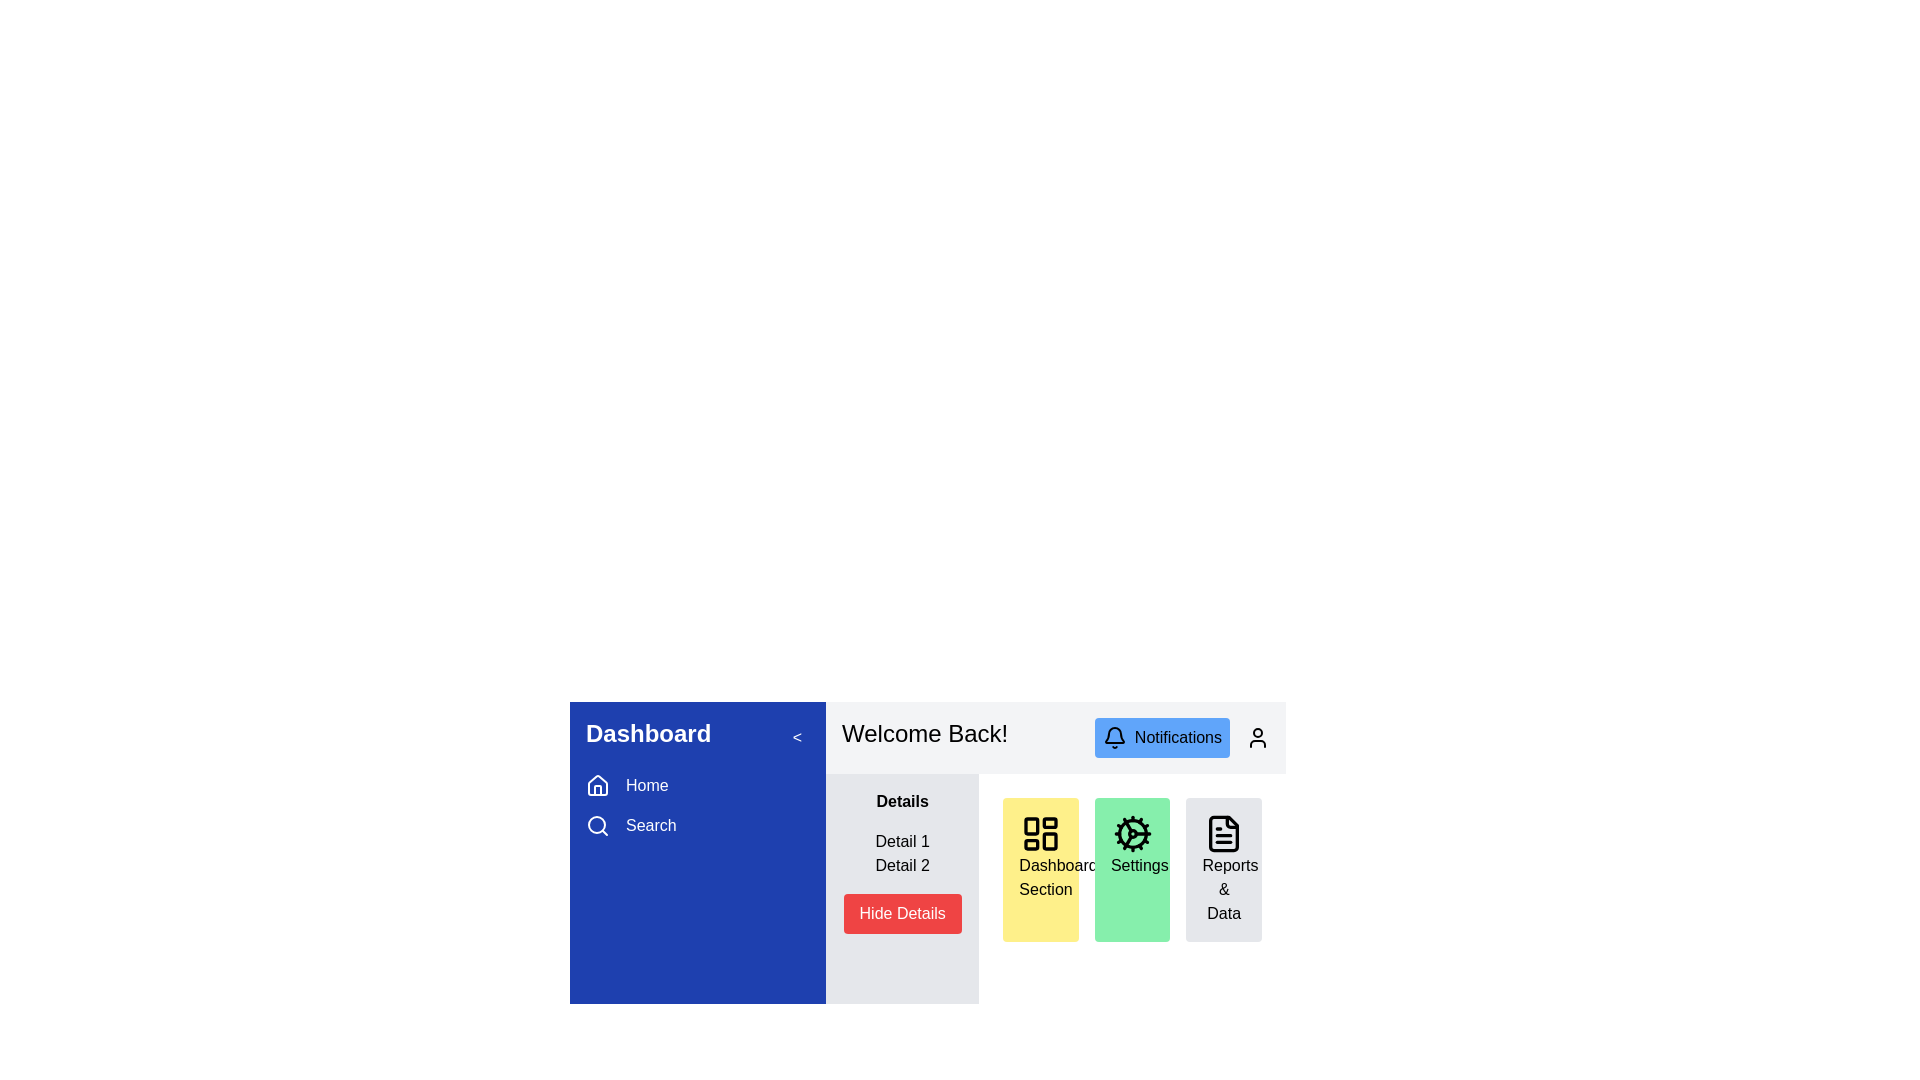 This screenshot has width=1920, height=1080. I want to click on the circular shape resembling a magnifying glass lens, part of the SVG search icon located in the sidebar menu, specifically as part of the second menu item under the 'Search' label, so click(595, 825).